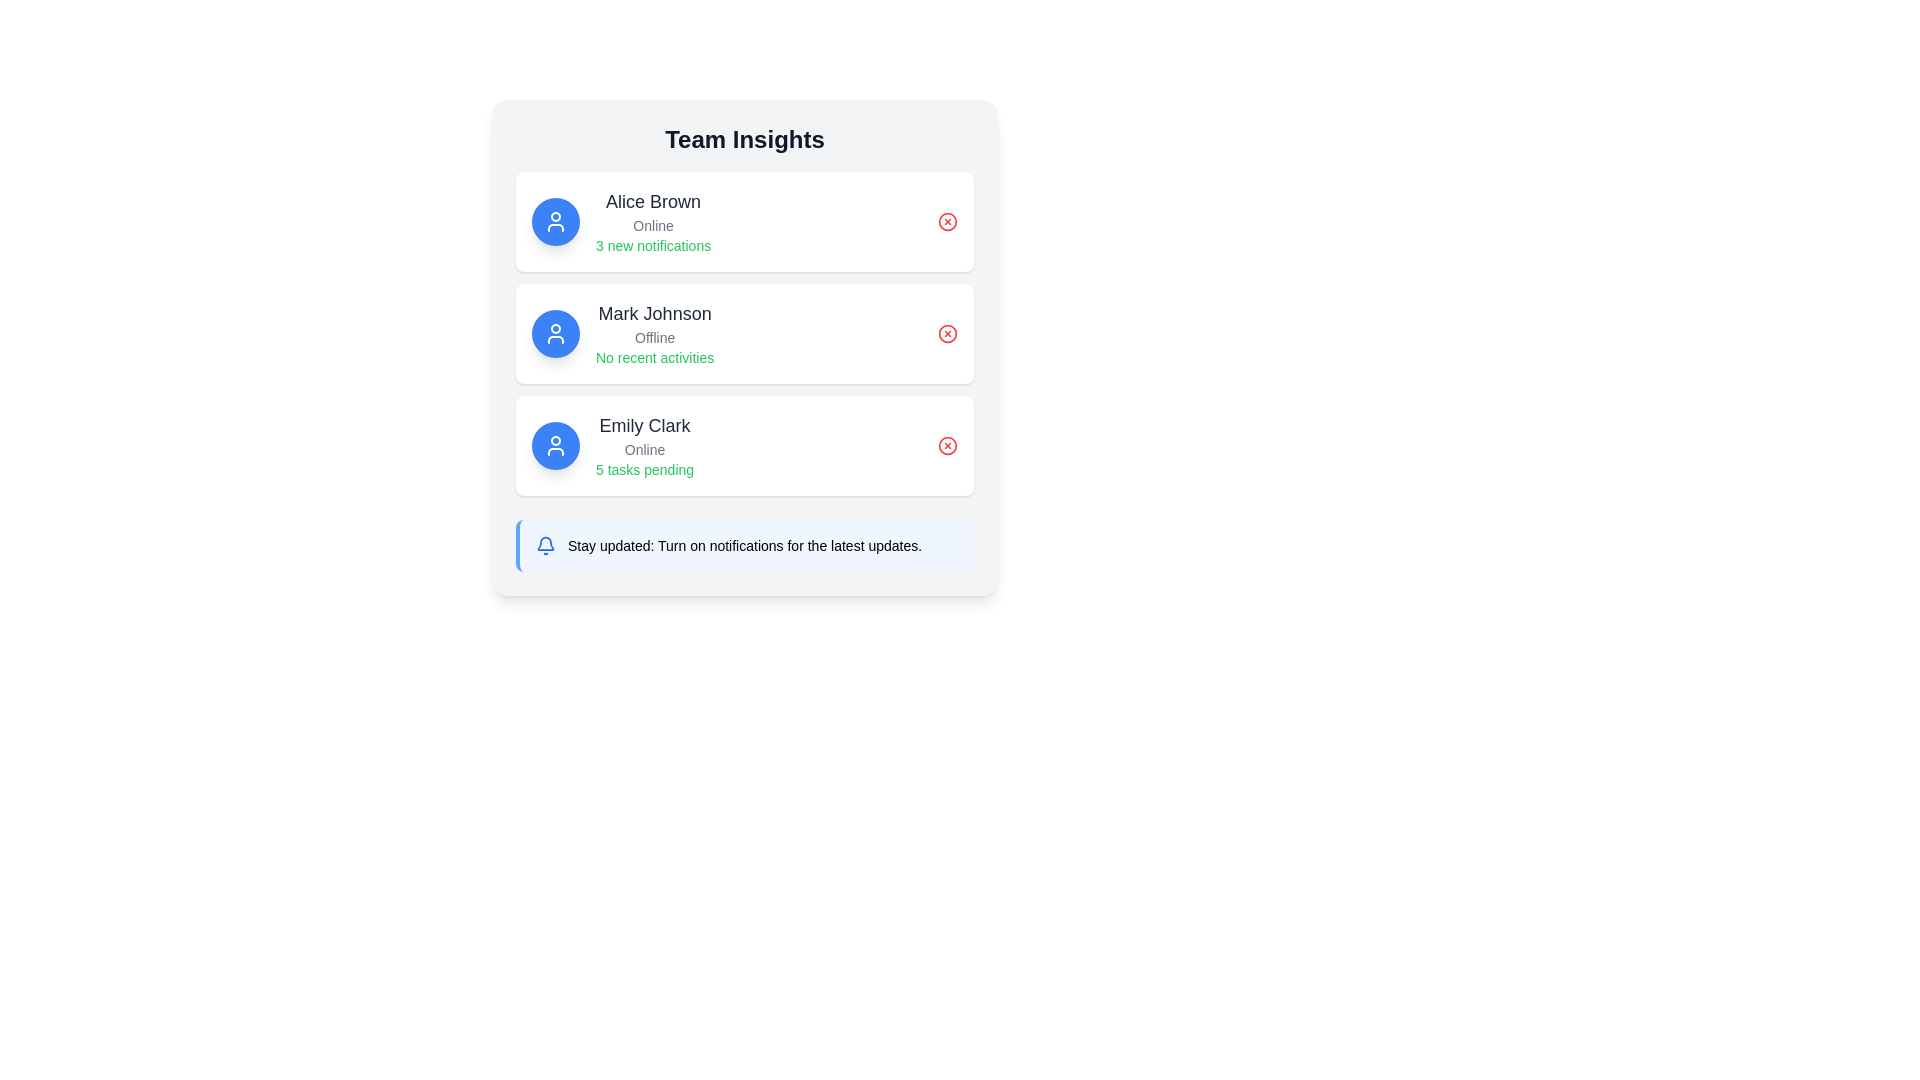 The width and height of the screenshot is (1920, 1080). Describe the element at coordinates (653, 222) in the screenshot. I see `notification information from the Informational Text Block displaying 'Alice Brown', 'Online', and '3 new notifications' located in the 'Team Insights' section` at that location.